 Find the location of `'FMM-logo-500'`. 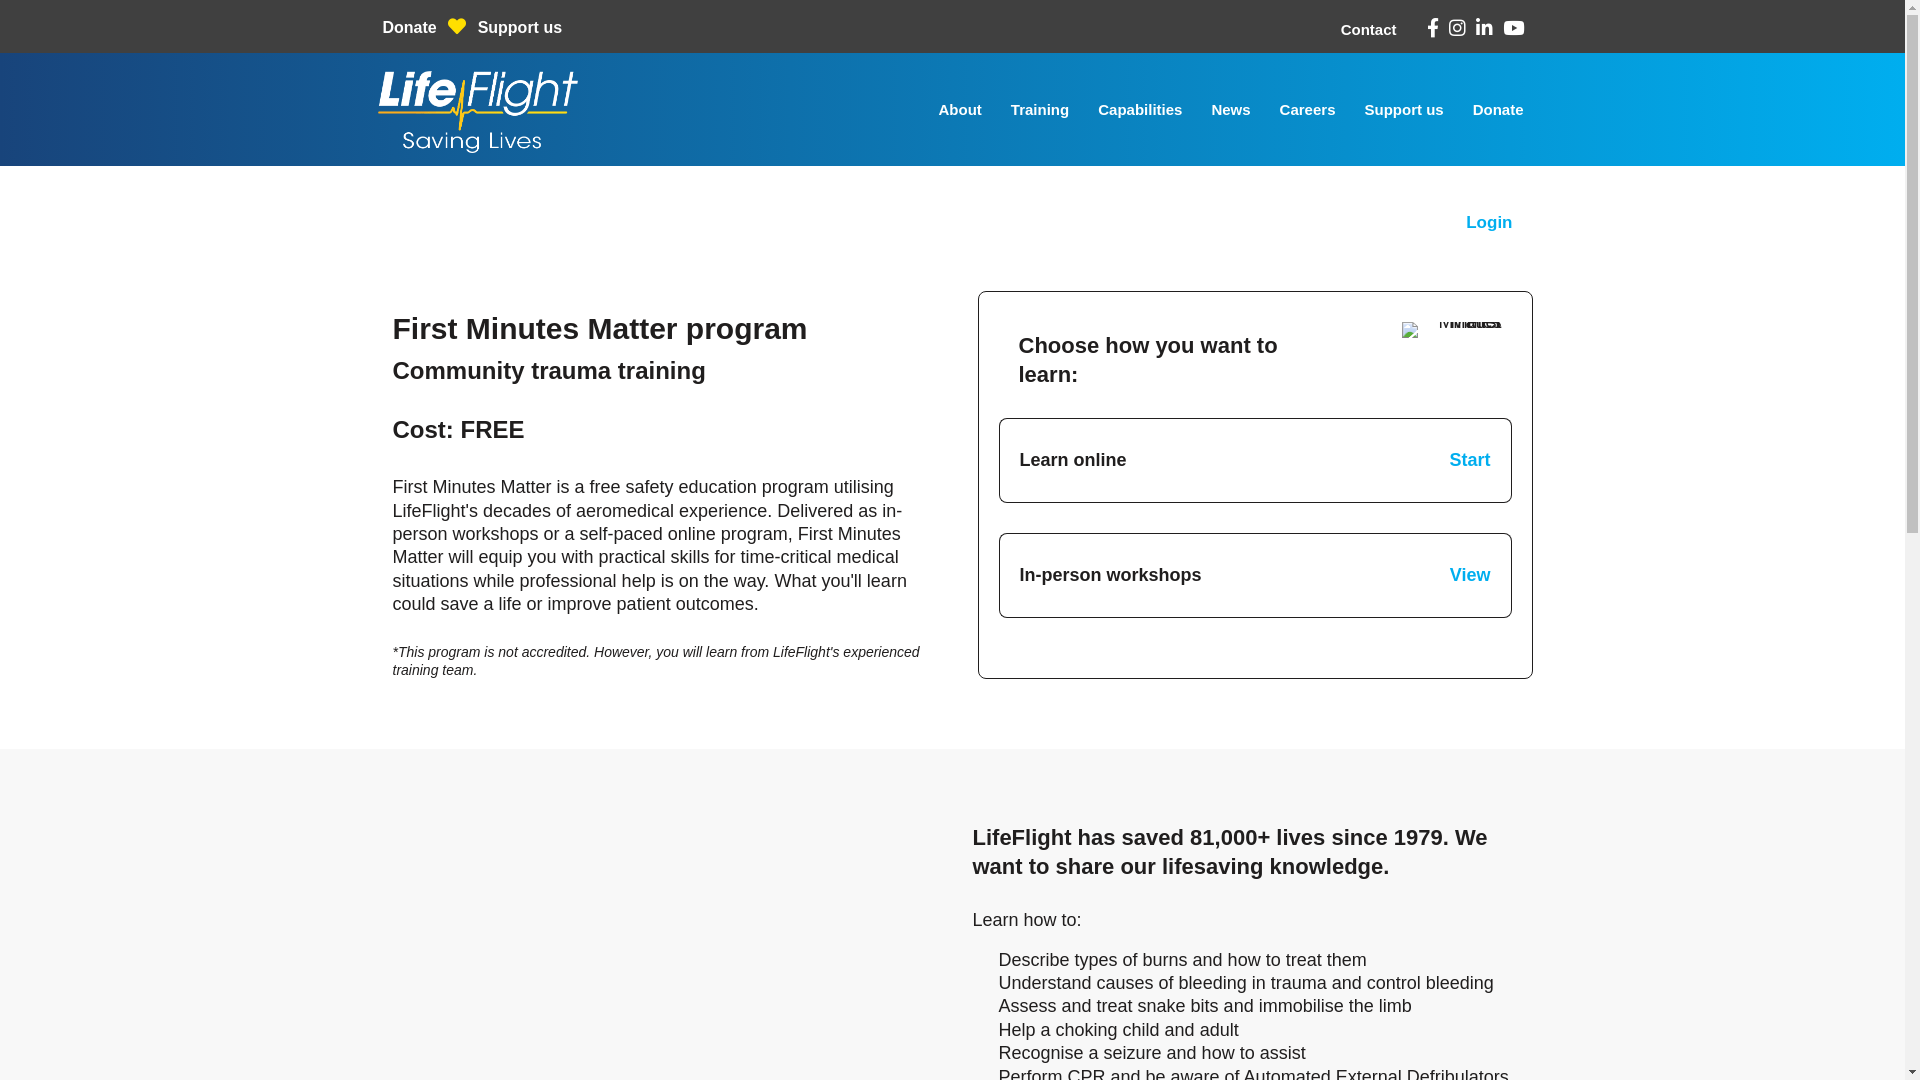

'FMM-logo-500' is located at coordinates (1452, 329).